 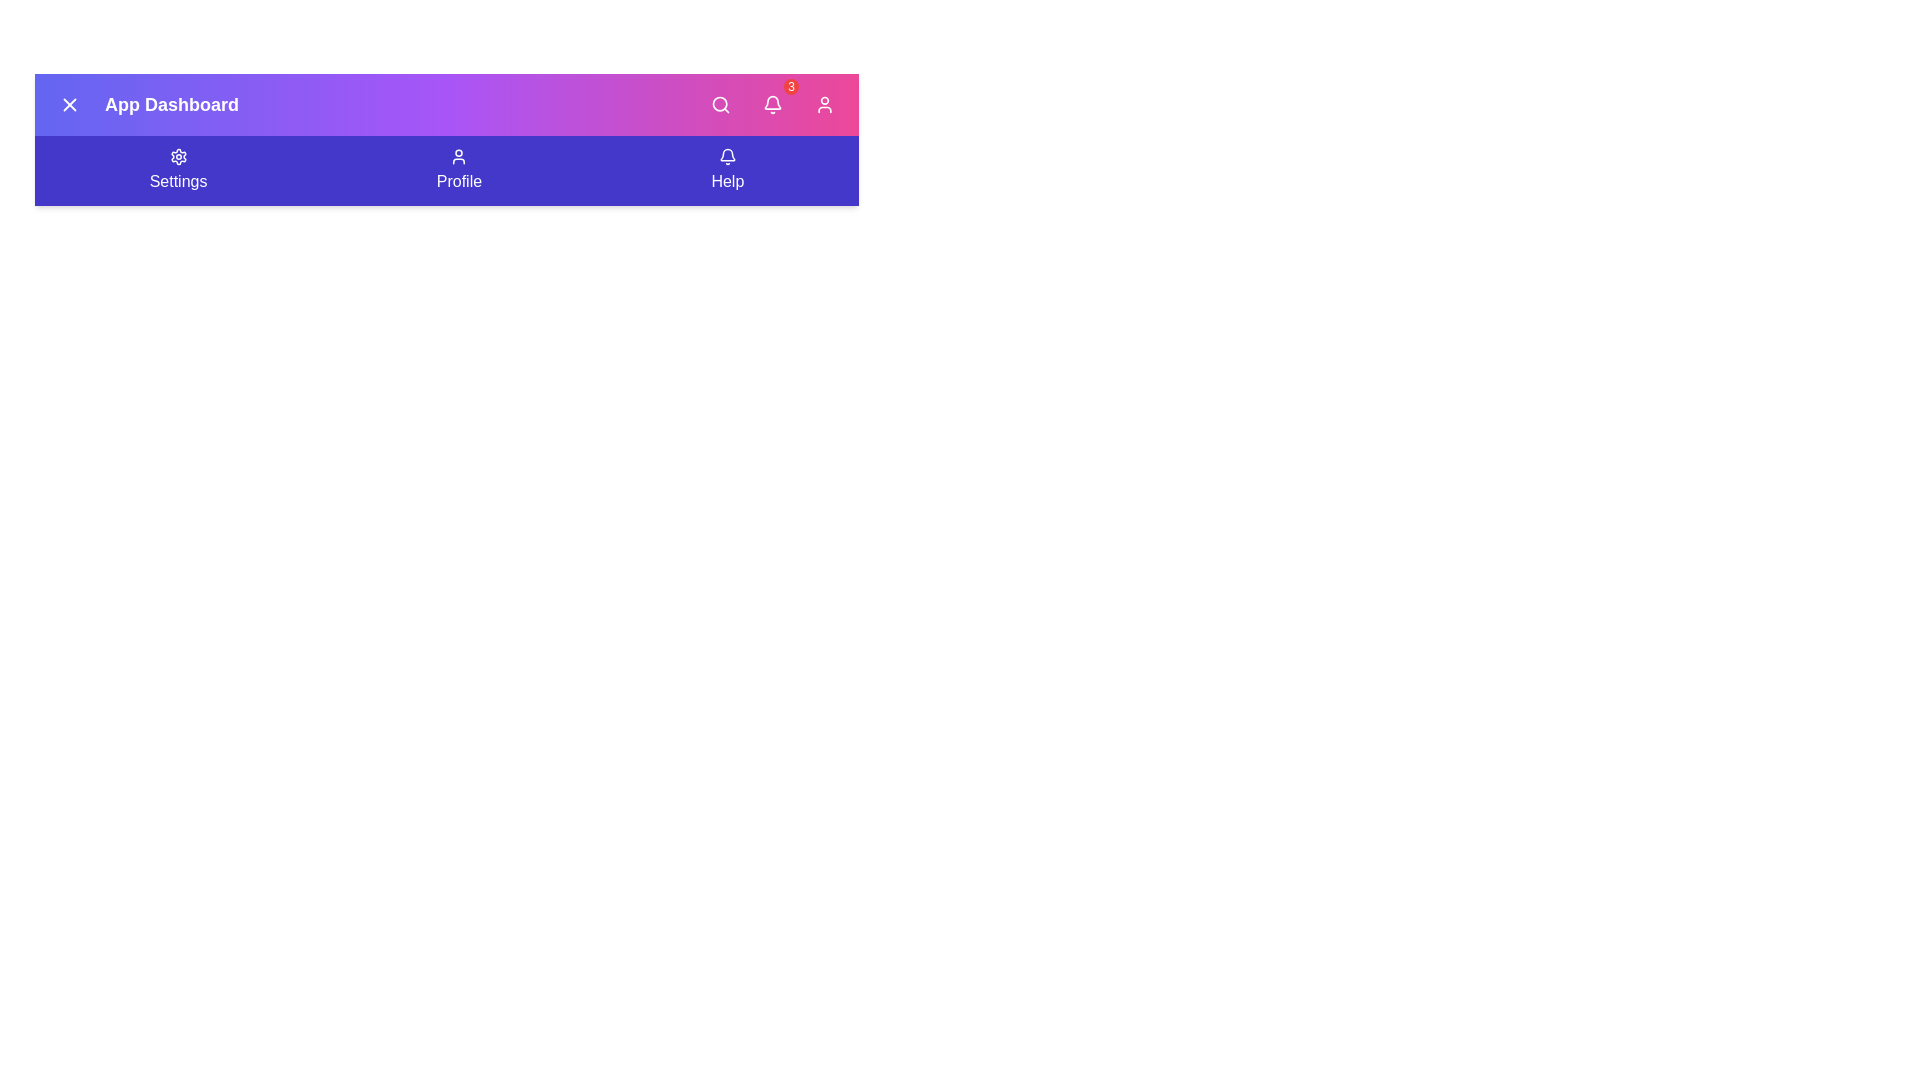 What do you see at coordinates (720, 104) in the screenshot?
I see `the 'Search' button to initiate a search action` at bounding box center [720, 104].